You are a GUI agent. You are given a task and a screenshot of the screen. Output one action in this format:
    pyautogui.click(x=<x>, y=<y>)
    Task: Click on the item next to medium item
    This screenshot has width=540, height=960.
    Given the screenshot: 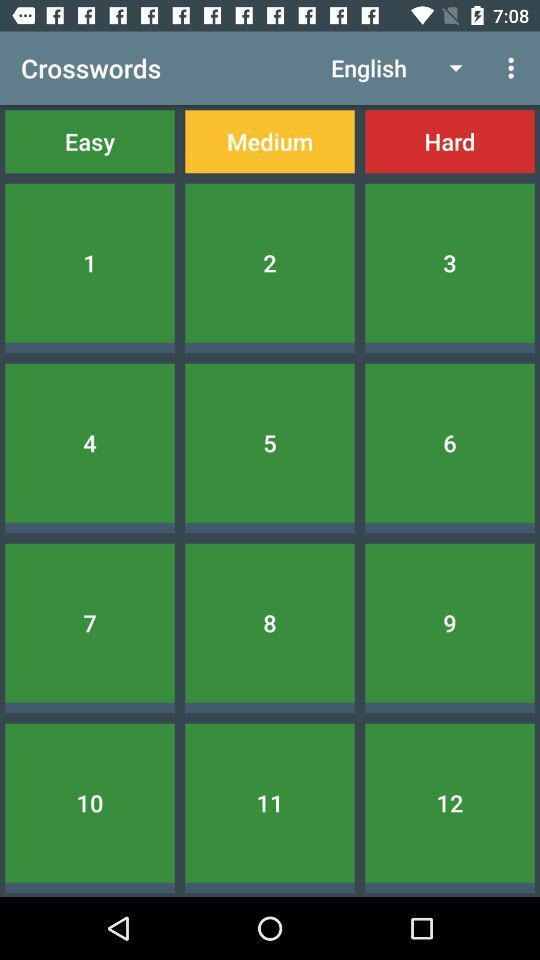 What is the action you would take?
    pyautogui.click(x=449, y=140)
    